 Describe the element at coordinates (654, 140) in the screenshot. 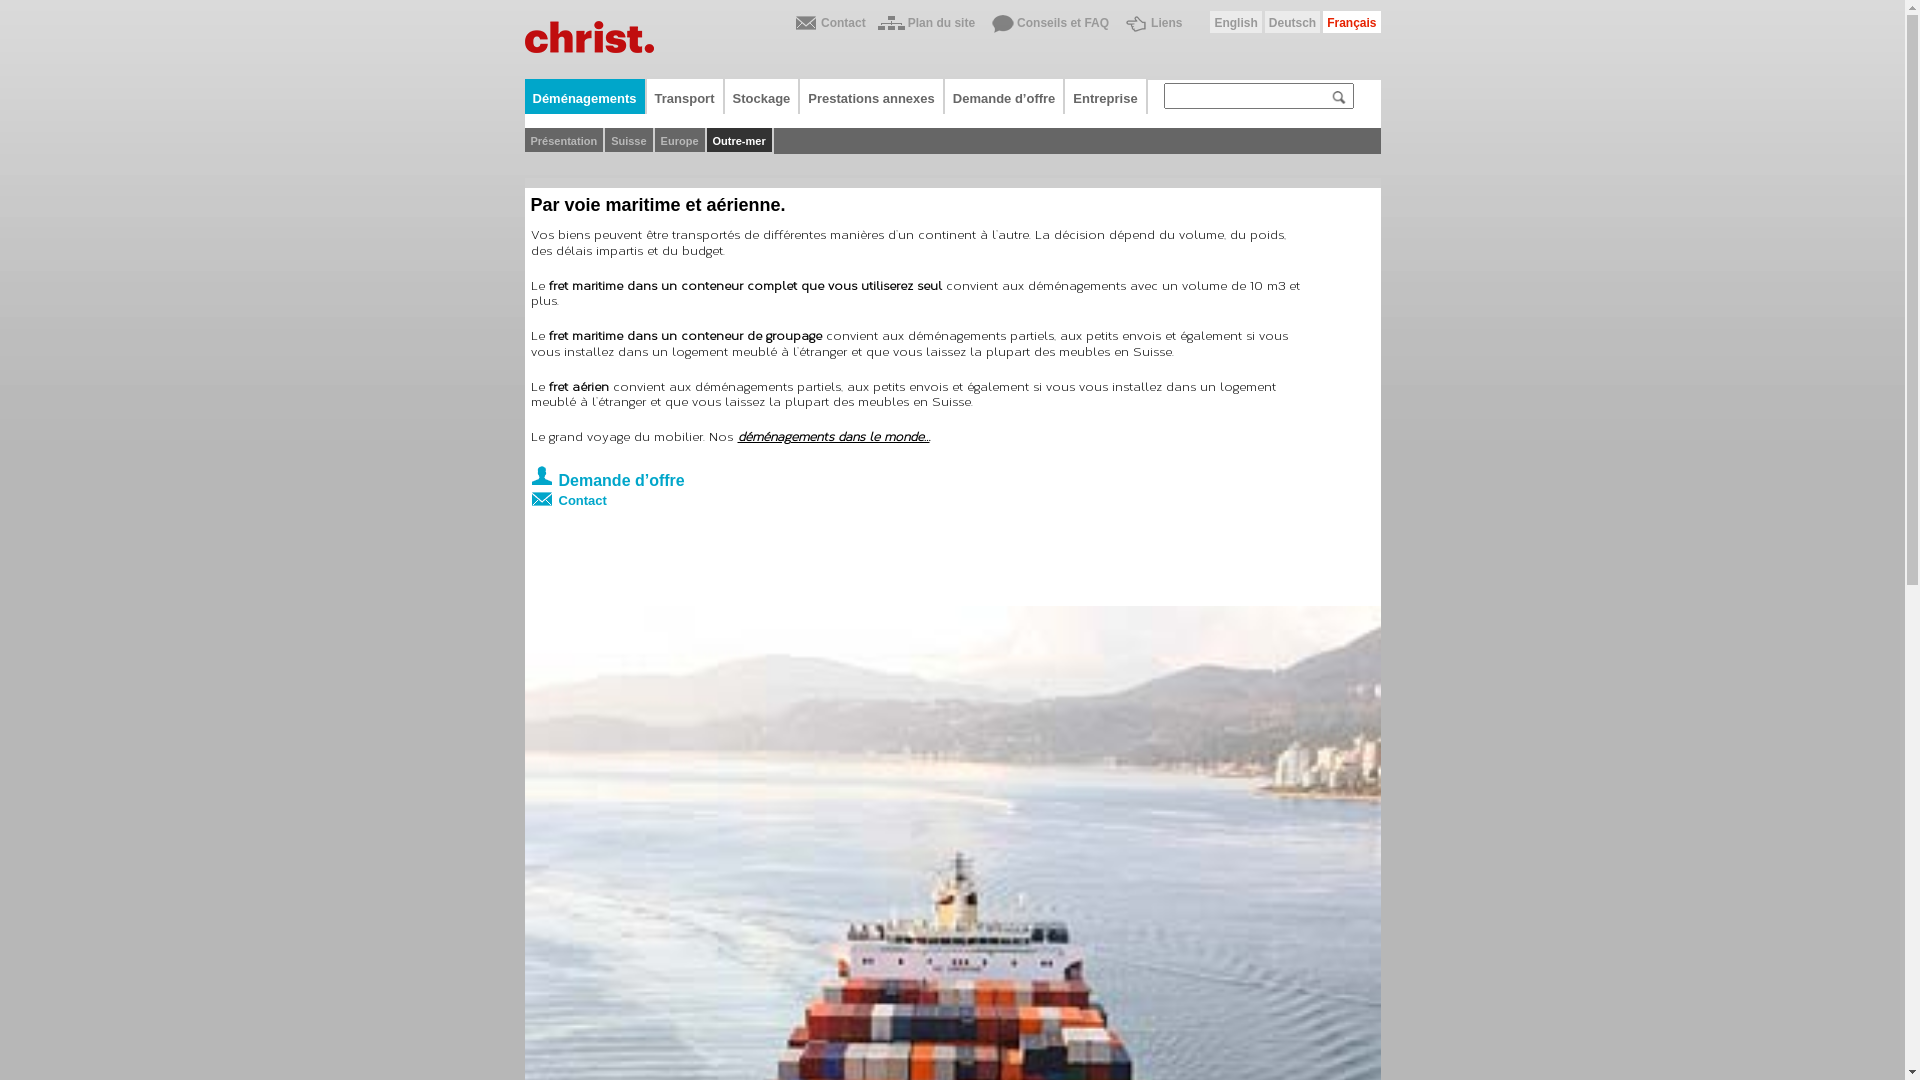

I see `'Europe'` at that location.